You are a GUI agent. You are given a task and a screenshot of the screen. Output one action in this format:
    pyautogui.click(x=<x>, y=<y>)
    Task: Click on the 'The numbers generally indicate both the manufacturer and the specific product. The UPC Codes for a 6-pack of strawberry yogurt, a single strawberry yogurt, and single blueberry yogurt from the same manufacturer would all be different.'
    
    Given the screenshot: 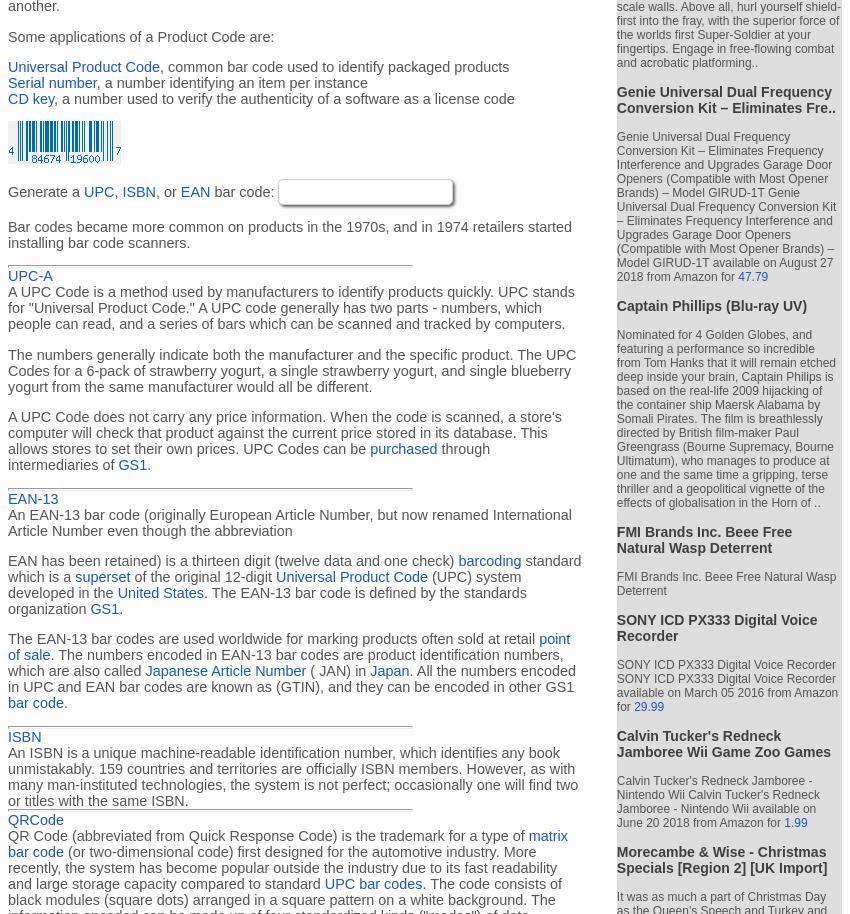 What is the action you would take?
    pyautogui.click(x=290, y=369)
    